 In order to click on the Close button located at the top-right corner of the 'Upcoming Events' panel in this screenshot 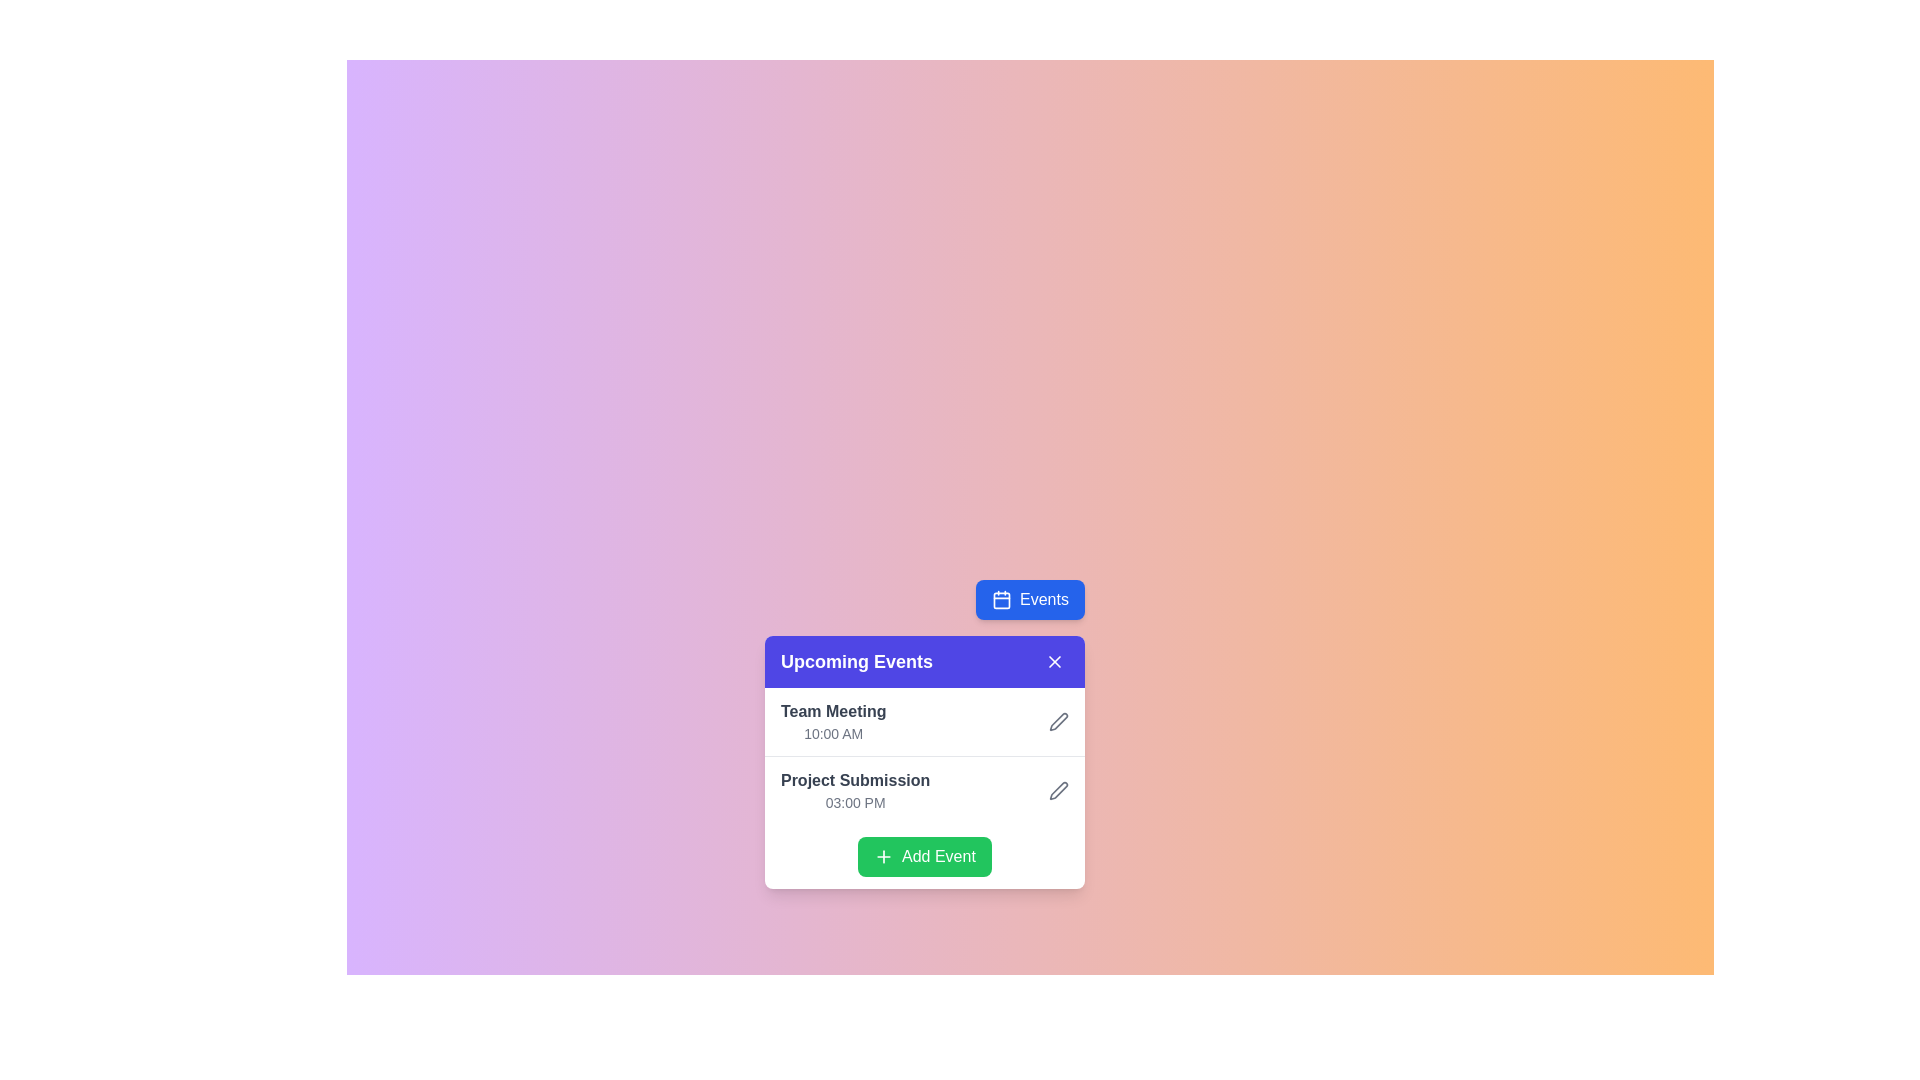, I will do `click(1054, 662)`.